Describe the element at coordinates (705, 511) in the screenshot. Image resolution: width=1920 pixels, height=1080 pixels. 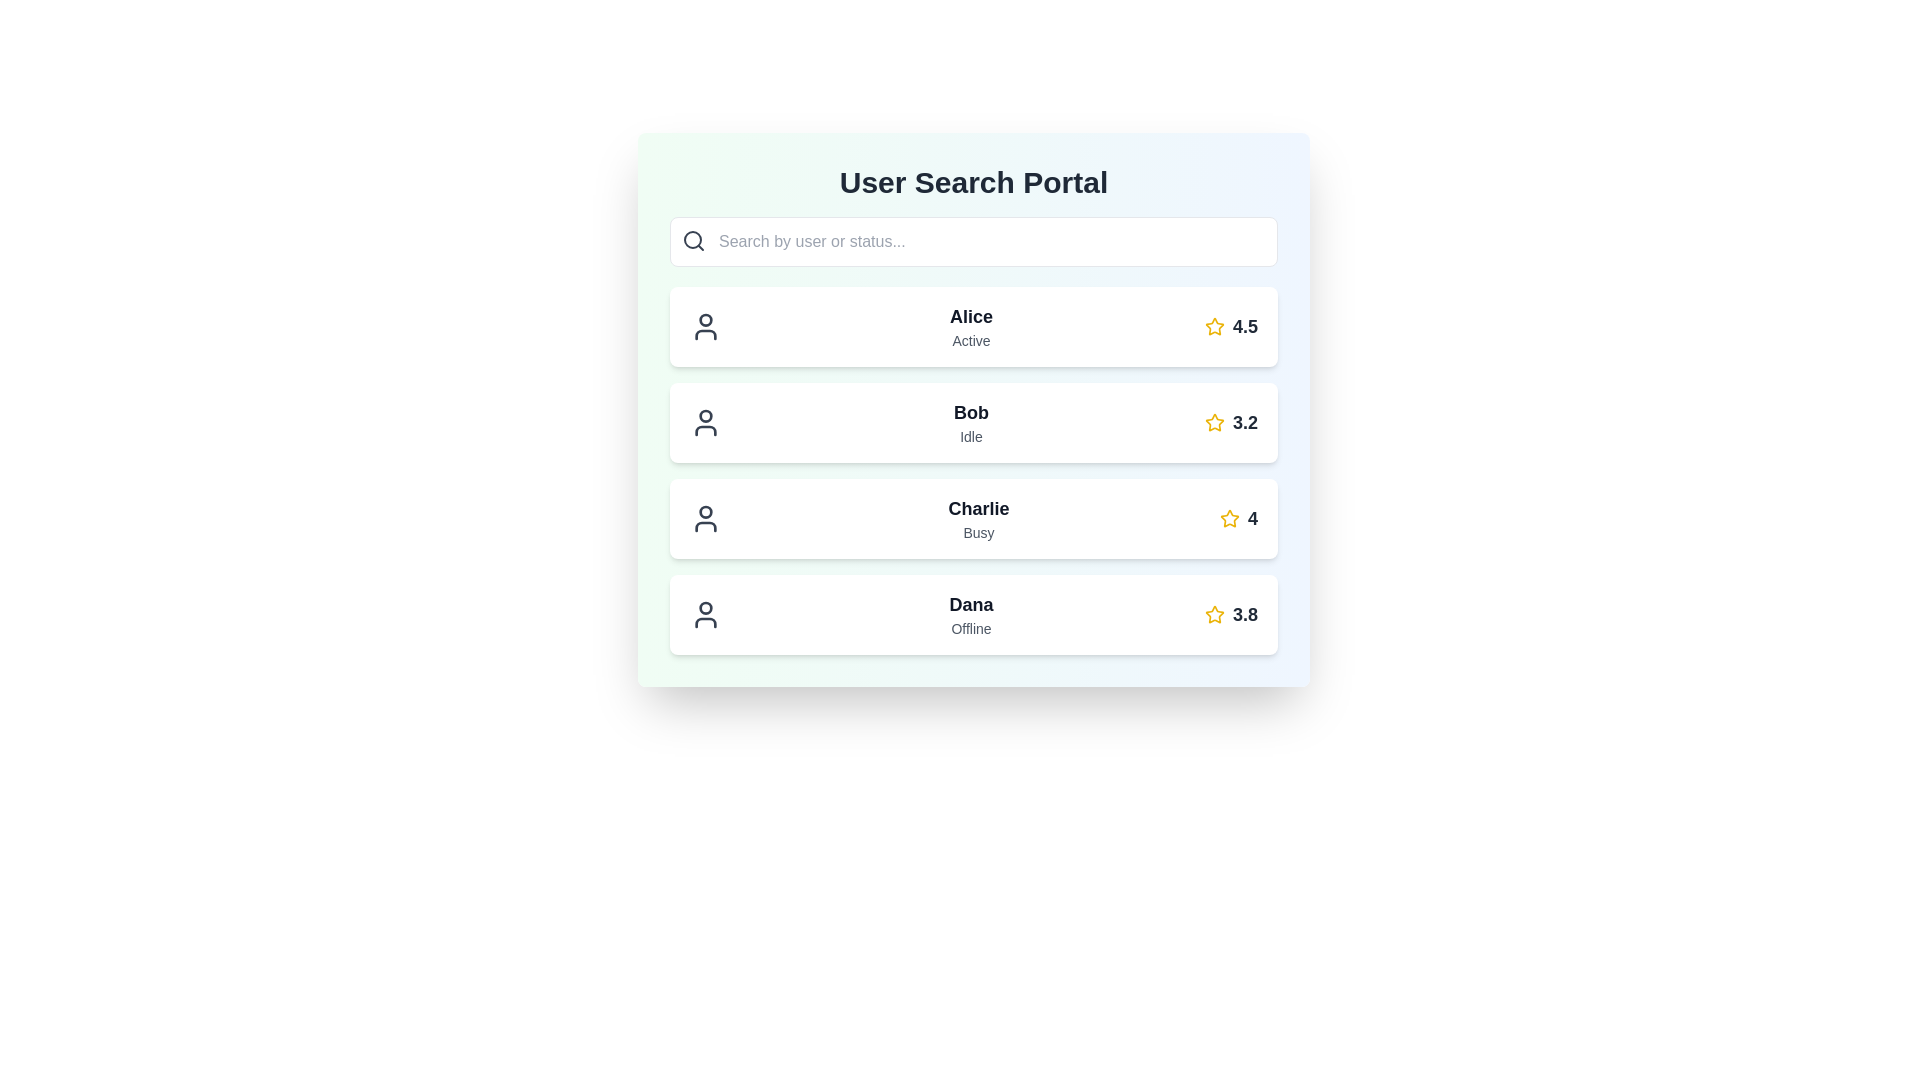
I see `the Circle SVG element that represents the head of the user profile icon for 'Charlie' in the list entry` at that location.